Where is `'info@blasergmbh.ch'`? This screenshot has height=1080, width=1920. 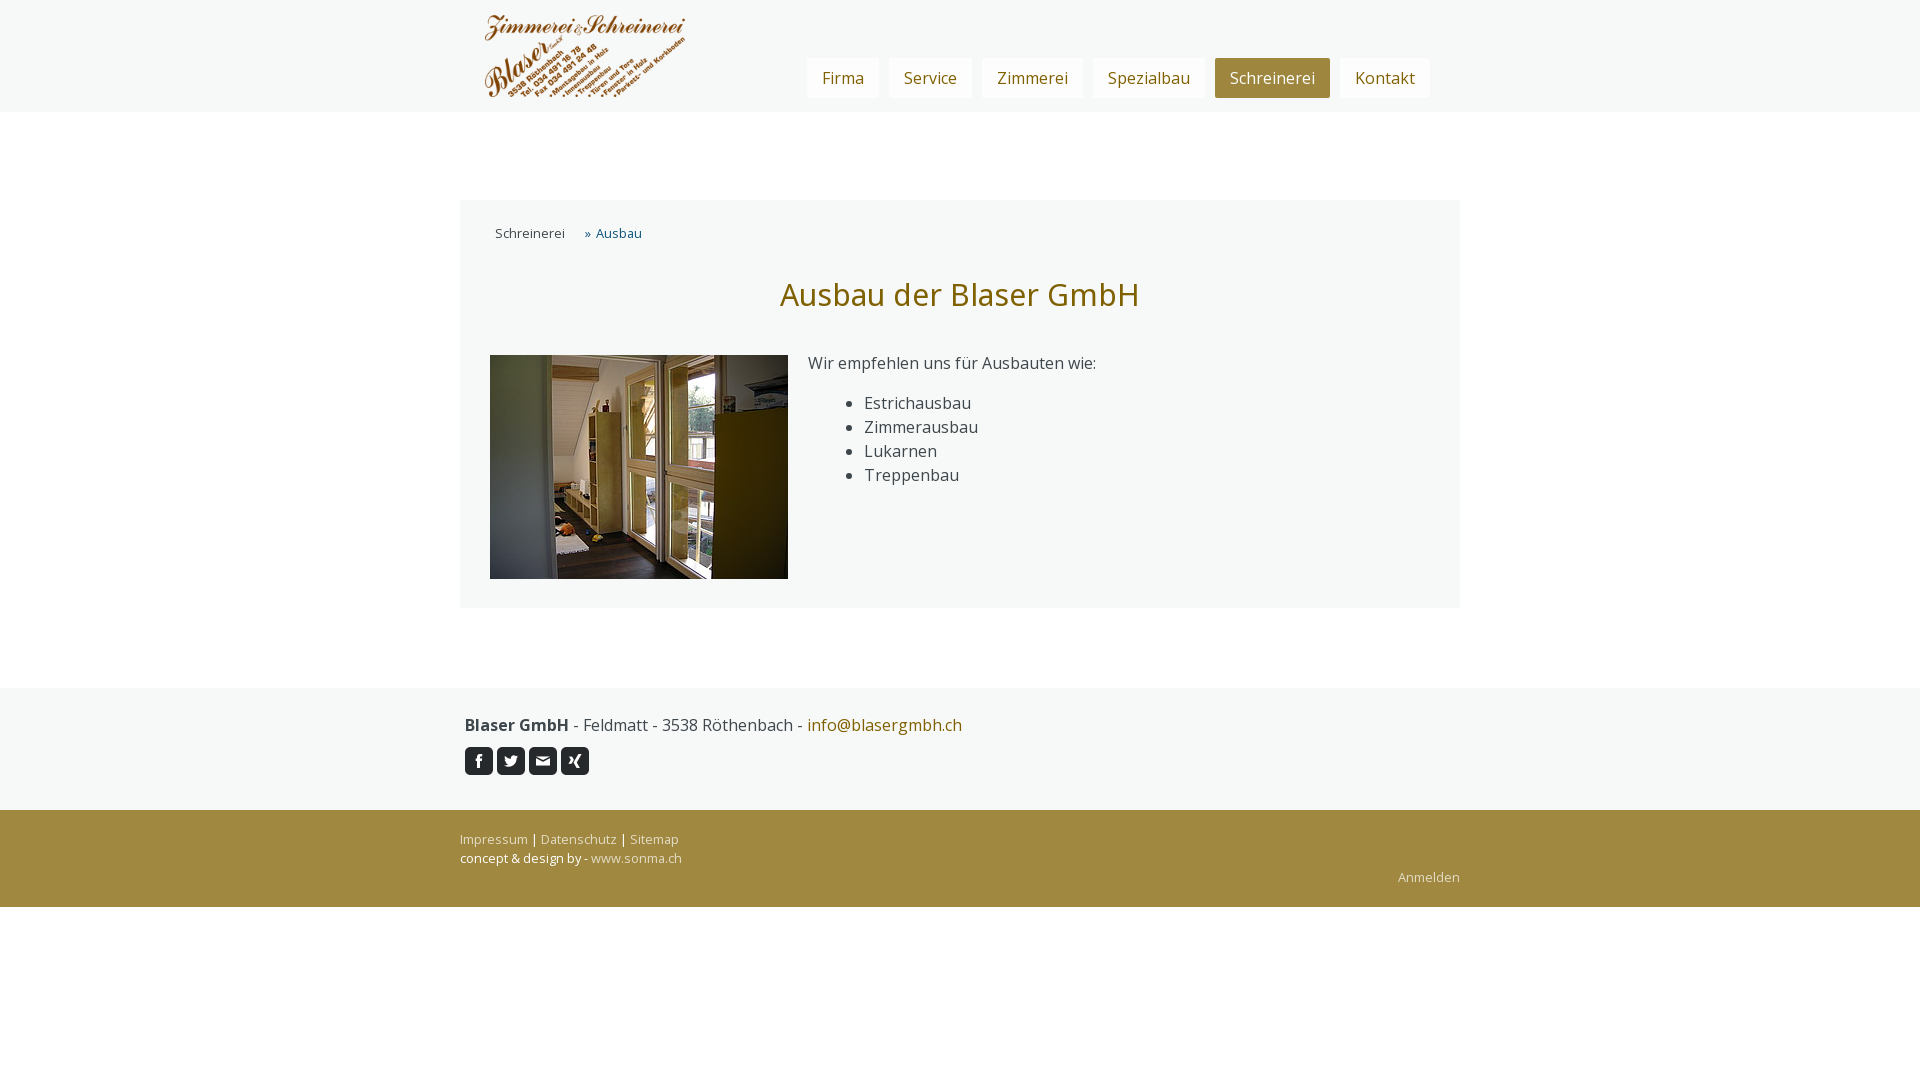
'info@blasergmbh.ch' is located at coordinates (883, 725).